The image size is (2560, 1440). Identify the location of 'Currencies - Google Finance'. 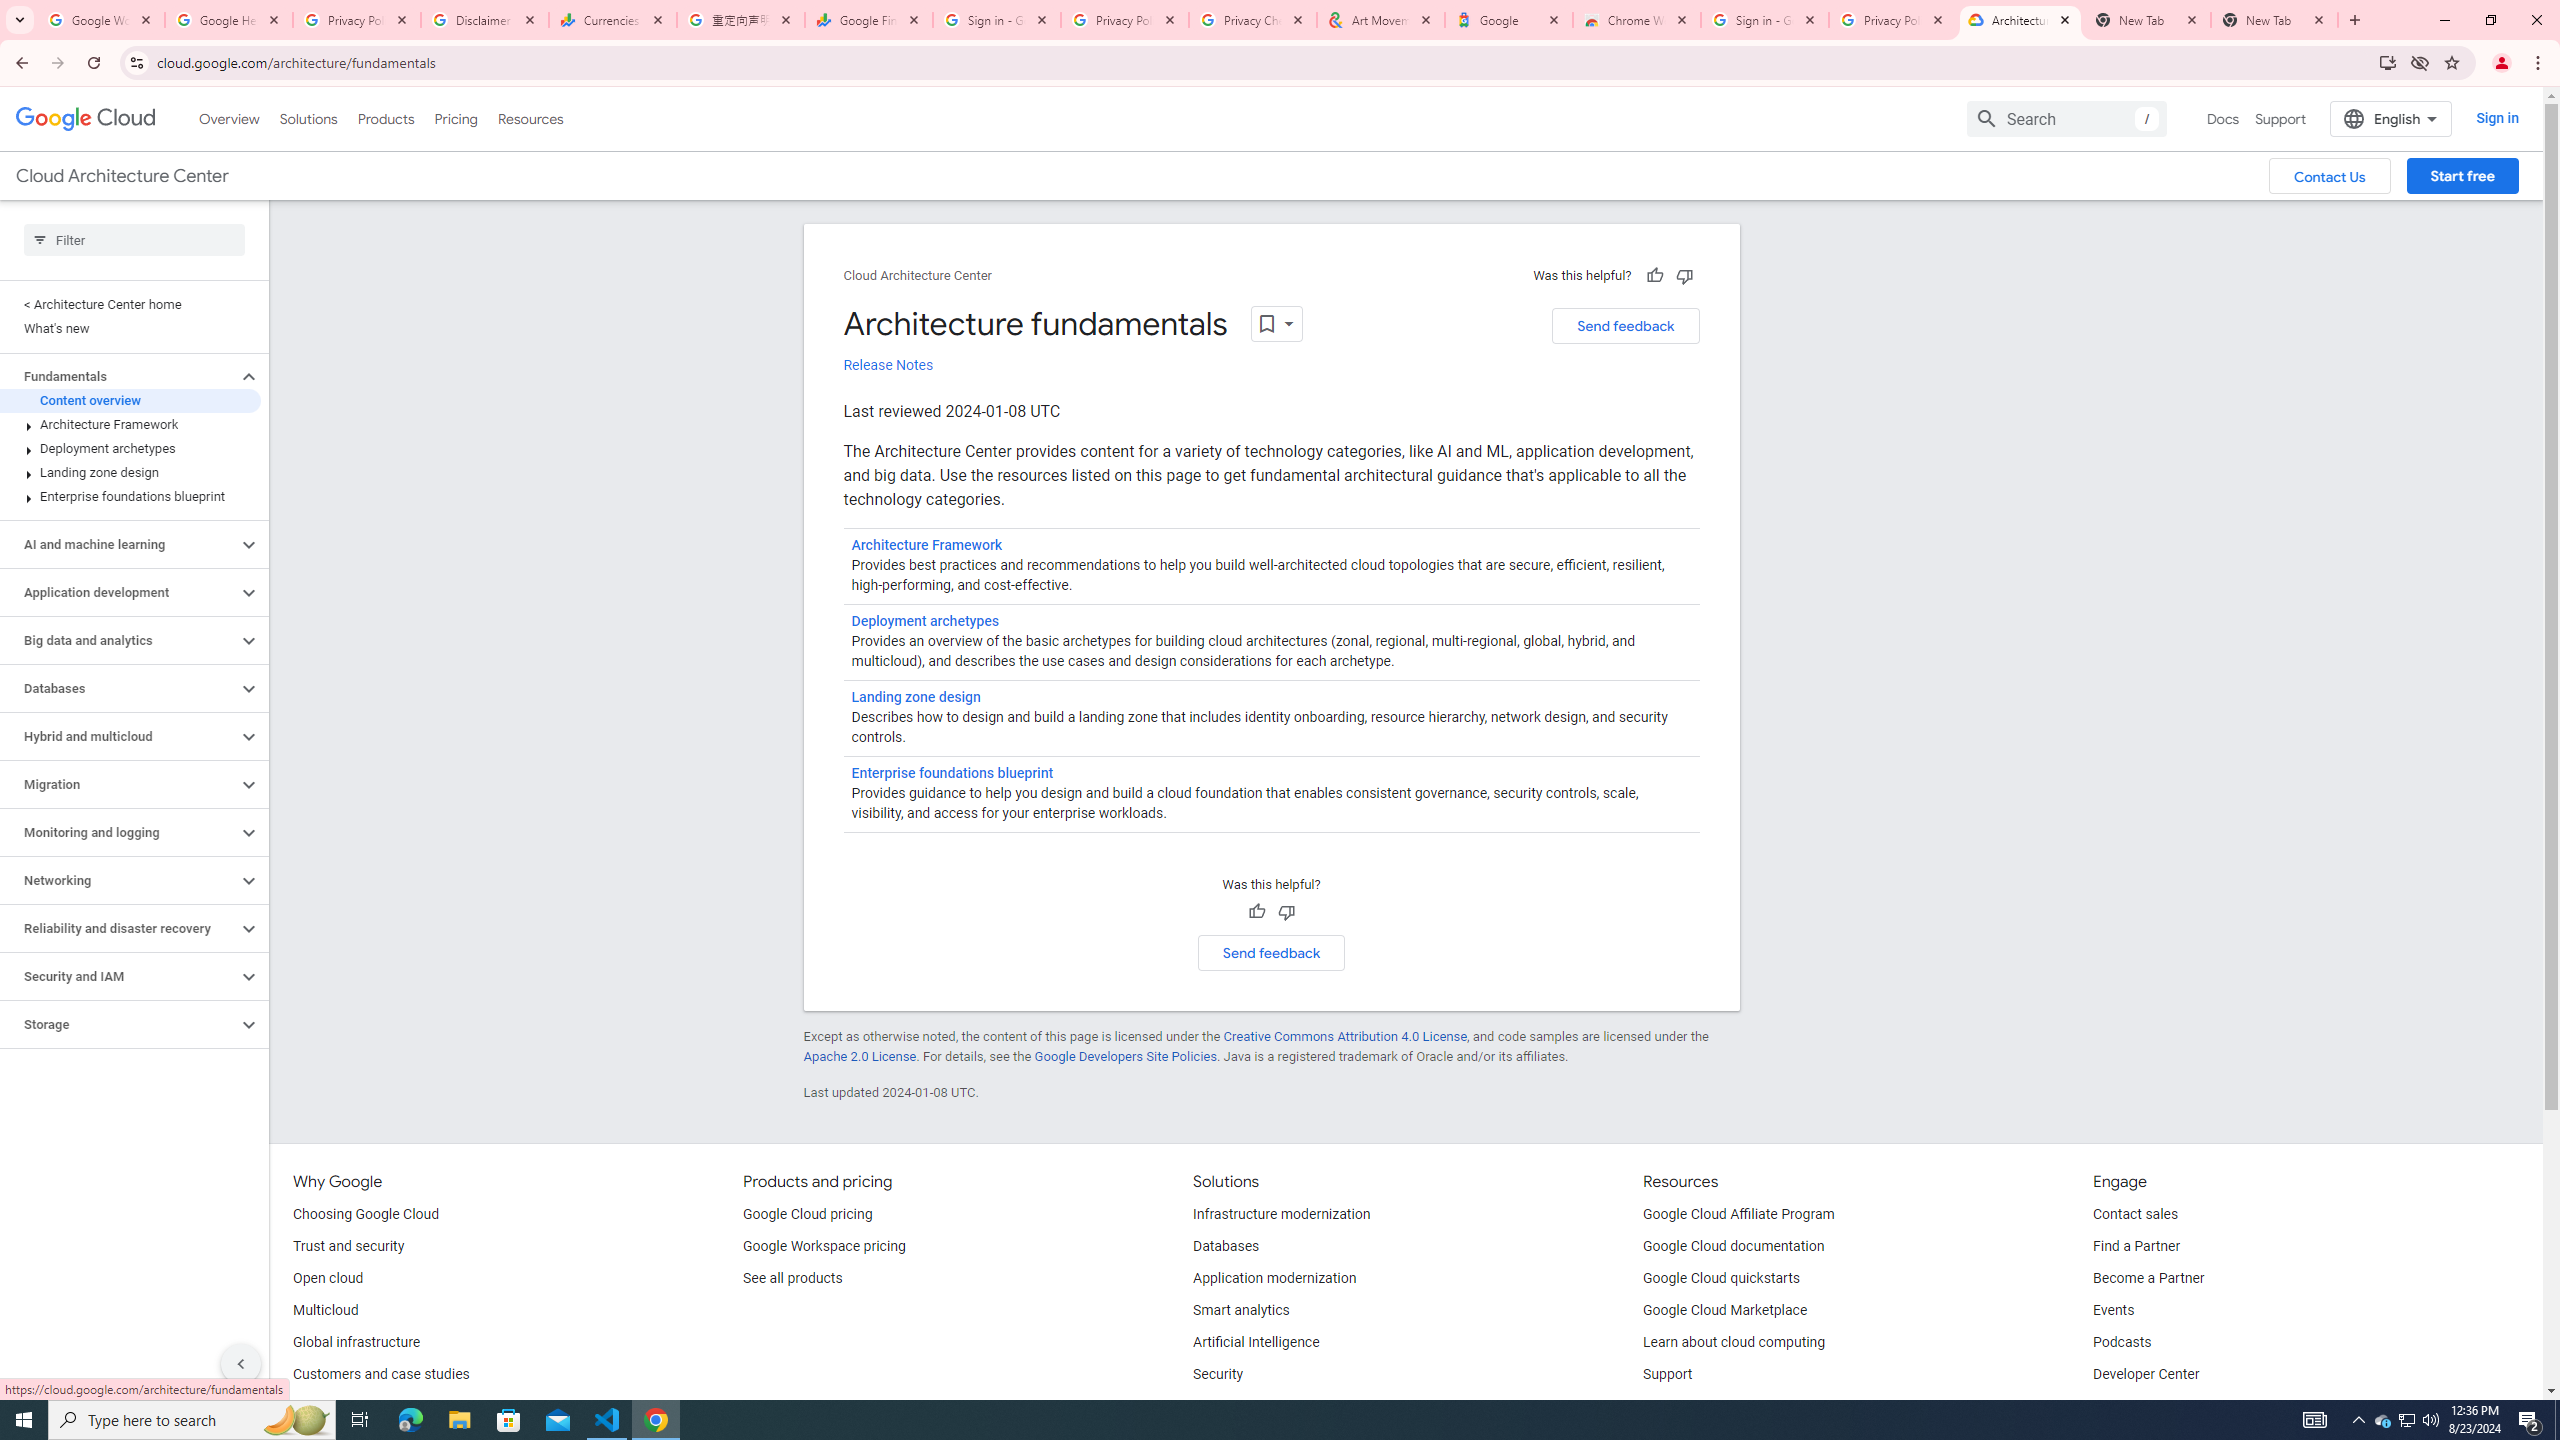
(612, 19).